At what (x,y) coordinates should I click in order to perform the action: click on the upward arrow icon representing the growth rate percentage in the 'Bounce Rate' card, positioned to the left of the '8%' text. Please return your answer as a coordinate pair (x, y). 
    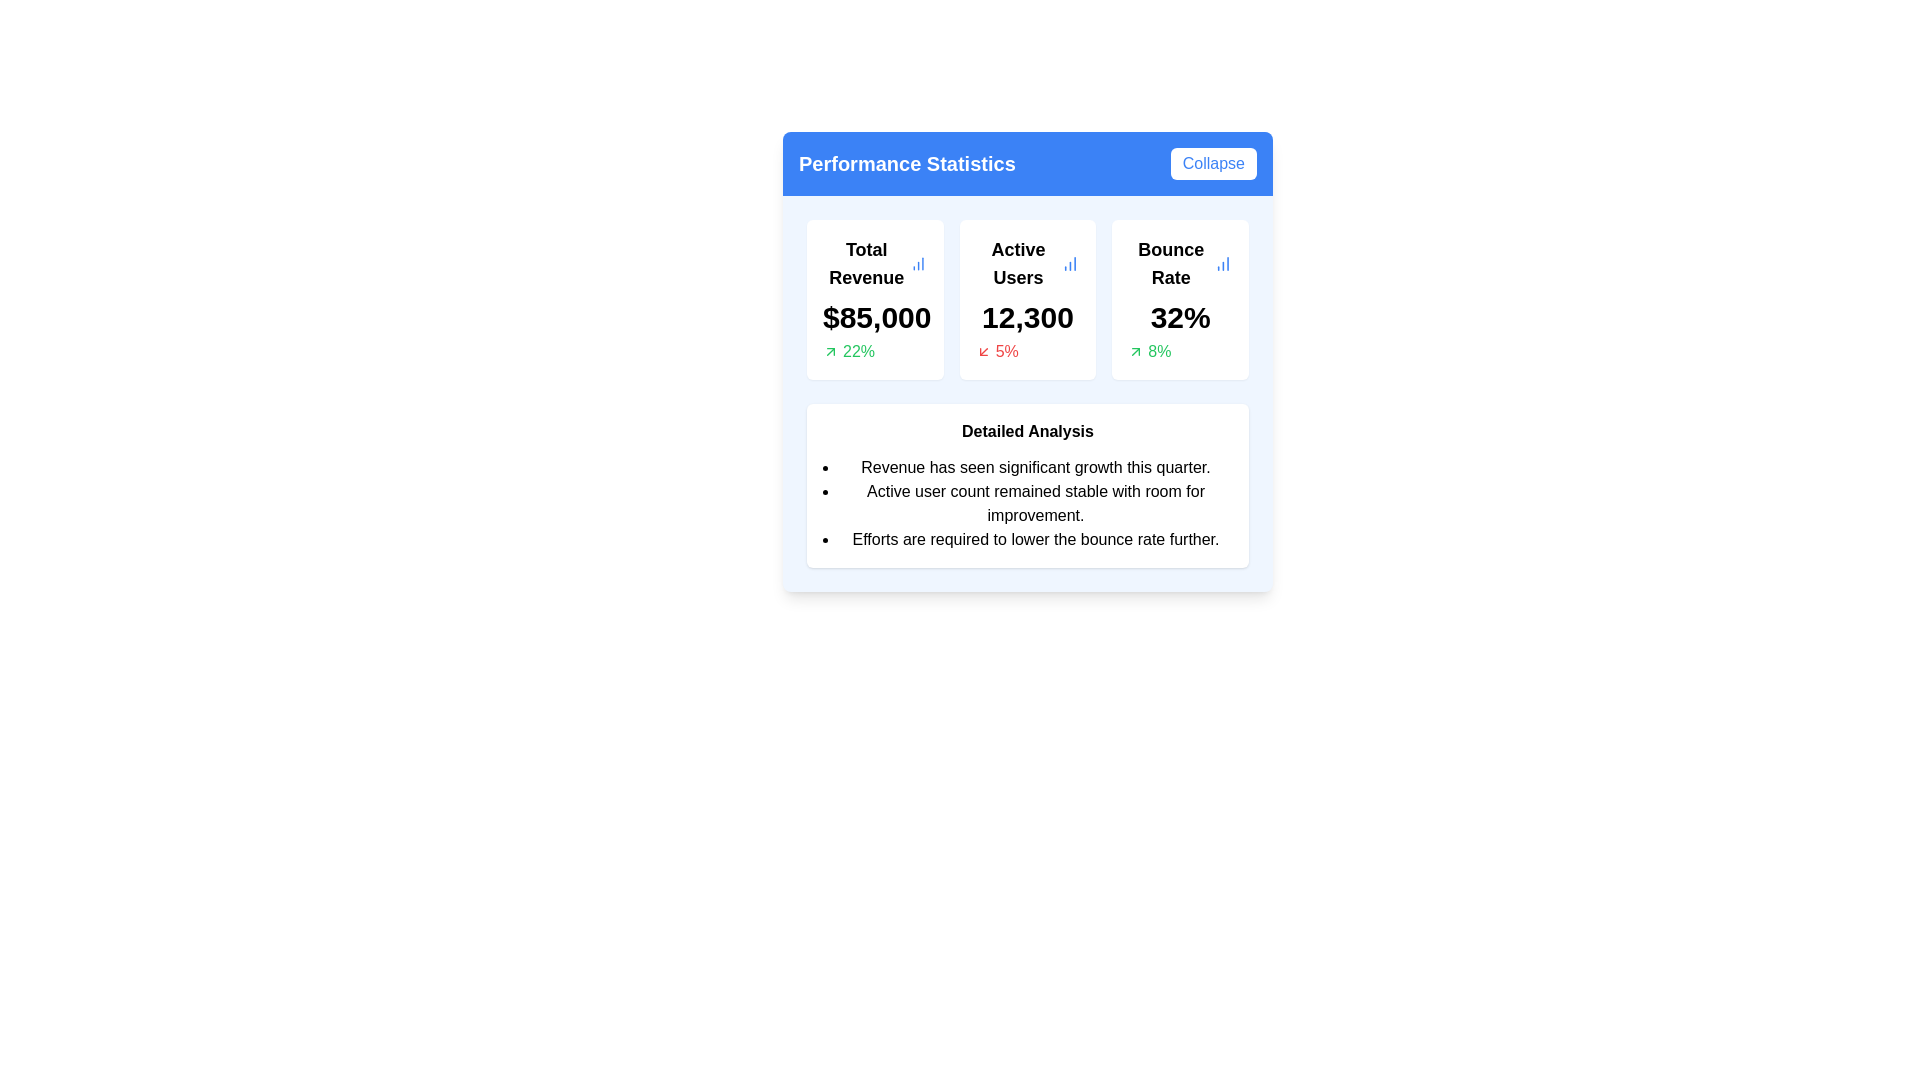
    Looking at the image, I should click on (1136, 350).